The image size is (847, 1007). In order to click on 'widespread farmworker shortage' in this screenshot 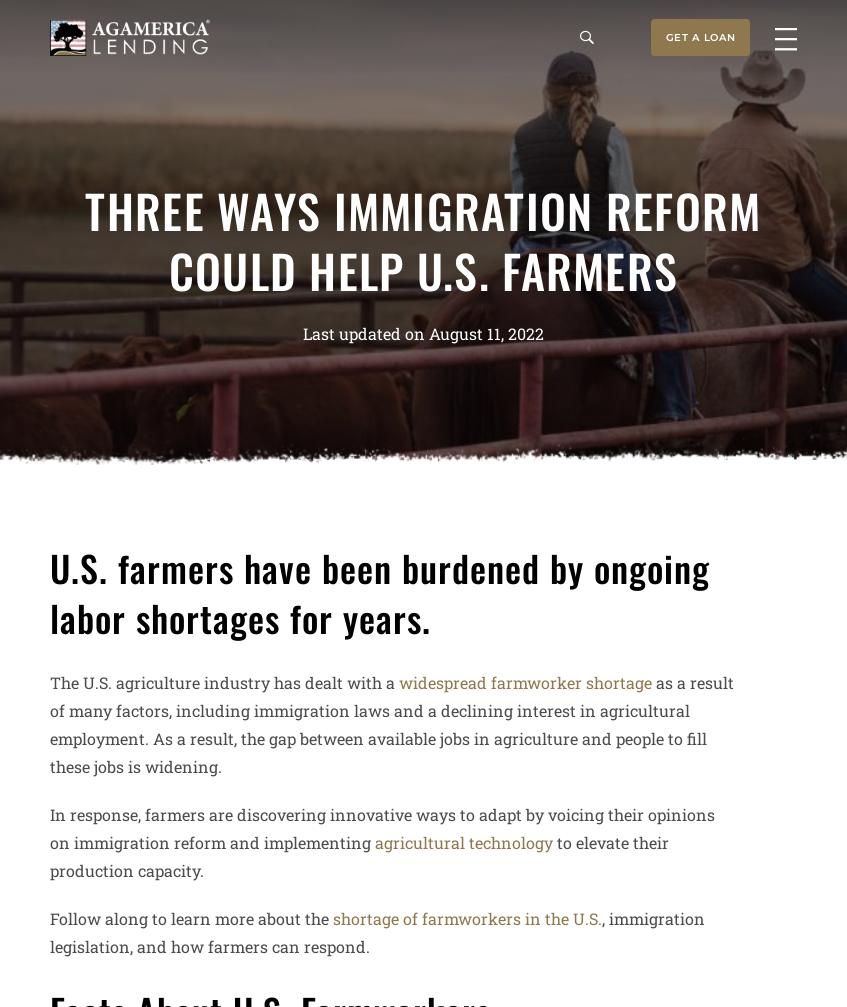, I will do `click(398, 680)`.